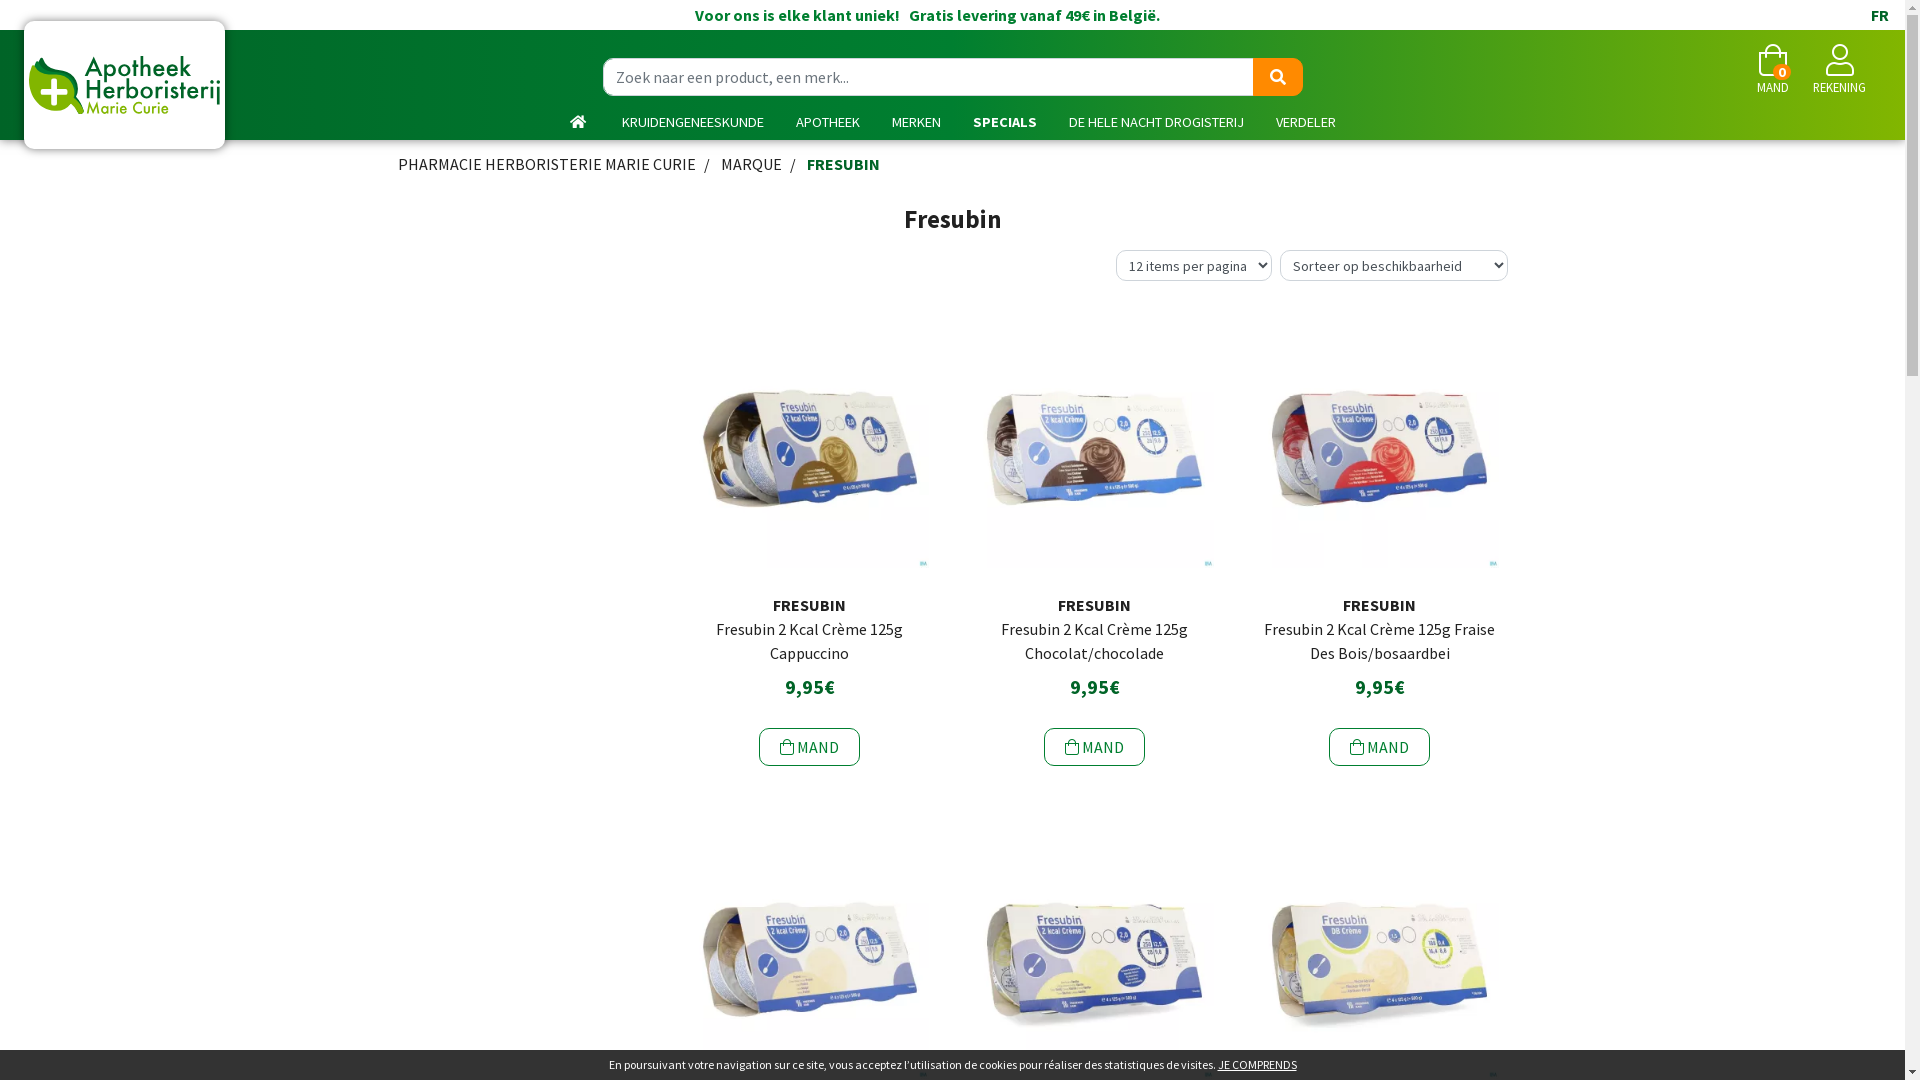 The width and height of the screenshot is (1920, 1080). I want to click on 'FRESUBIN', so click(842, 163).